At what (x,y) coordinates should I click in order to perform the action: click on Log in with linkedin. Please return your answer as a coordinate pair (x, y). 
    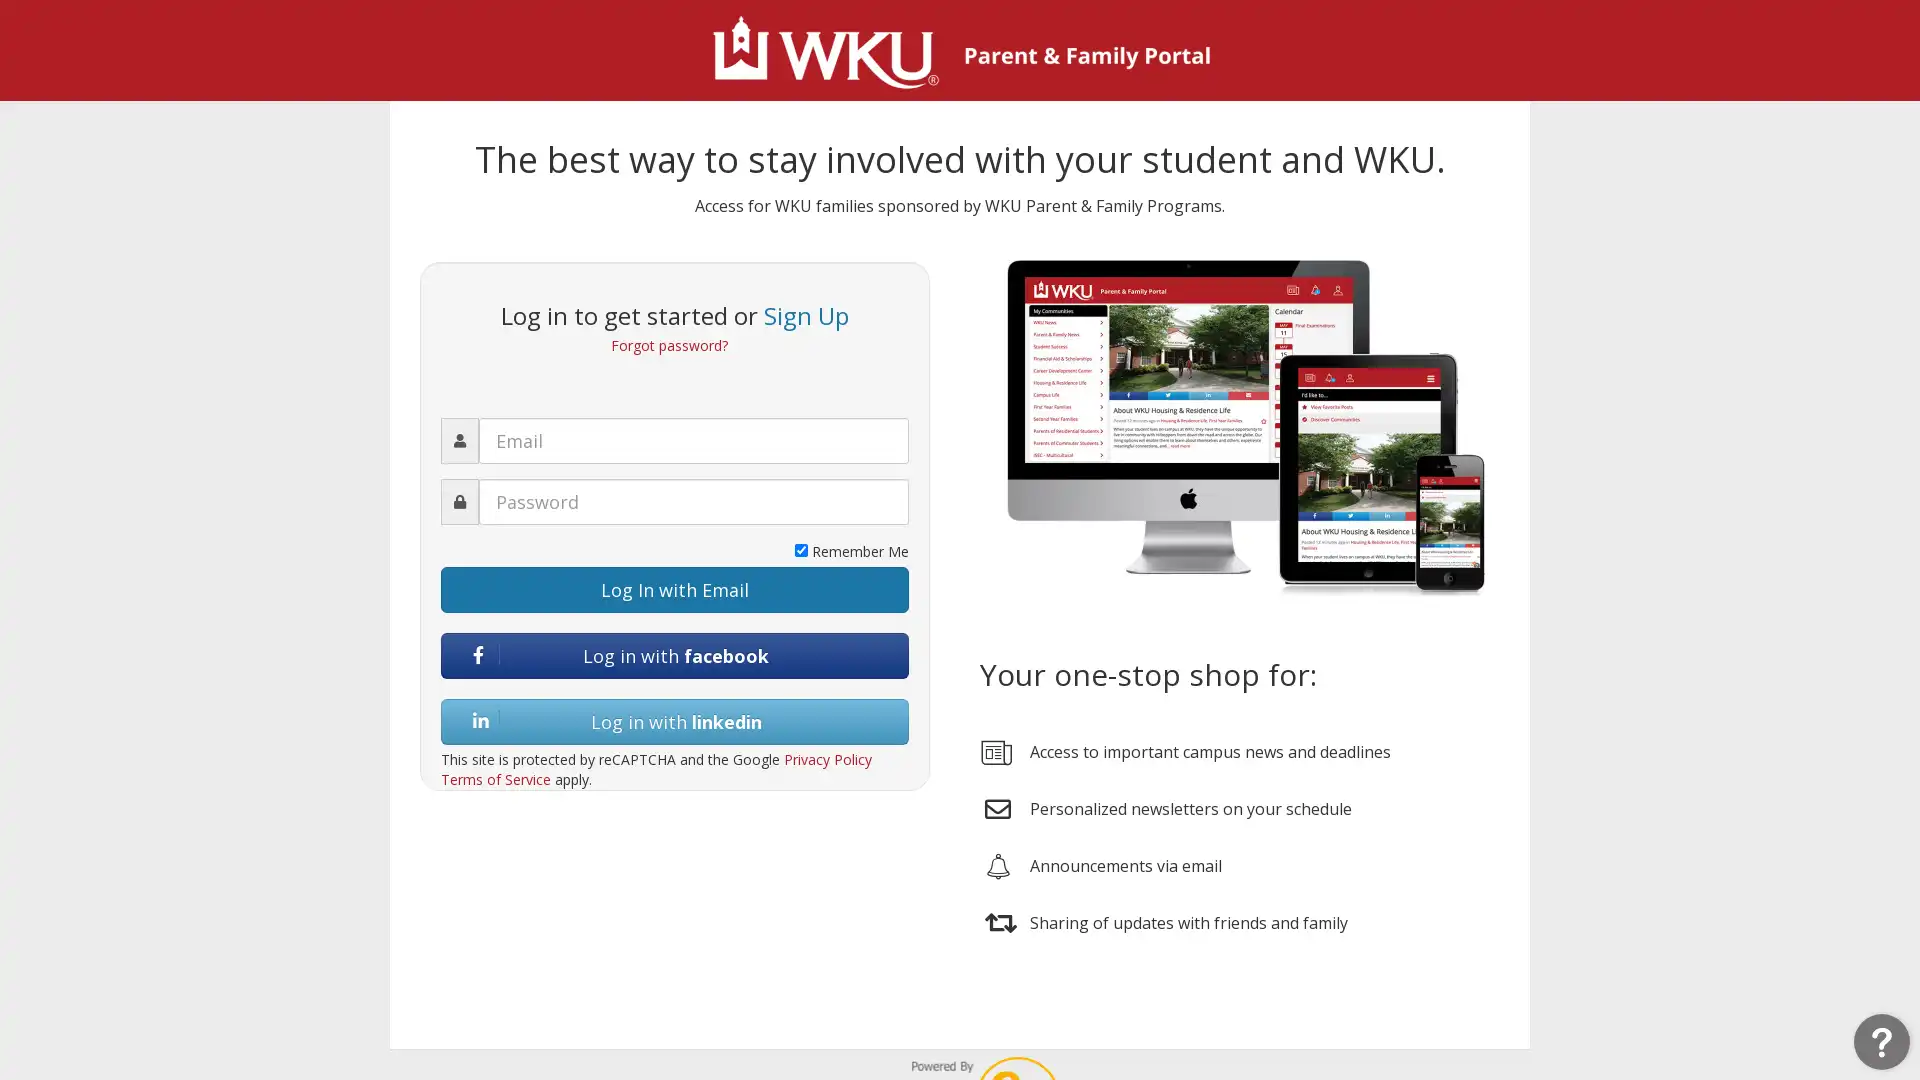
    Looking at the image, I should click on (675, 721).